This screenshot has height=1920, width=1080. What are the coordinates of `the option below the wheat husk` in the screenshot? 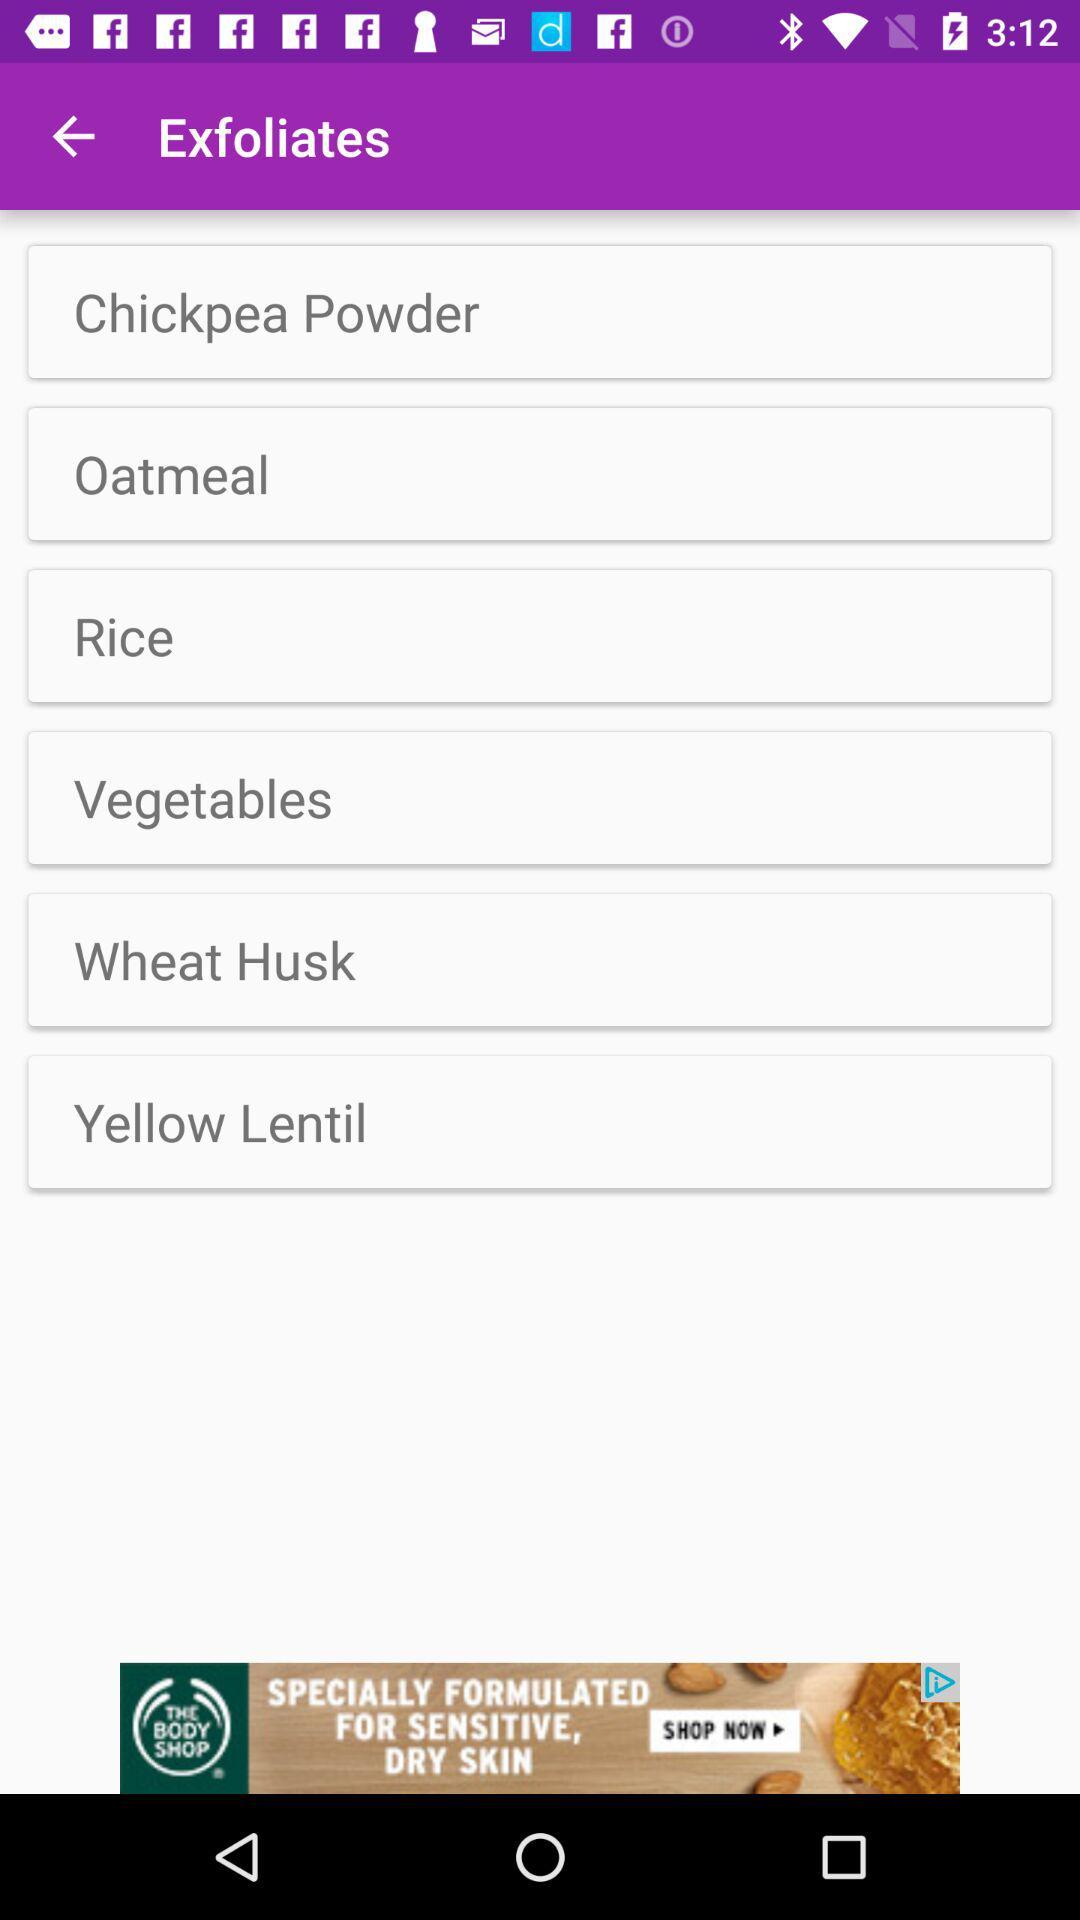 It's located at (540, 1122).